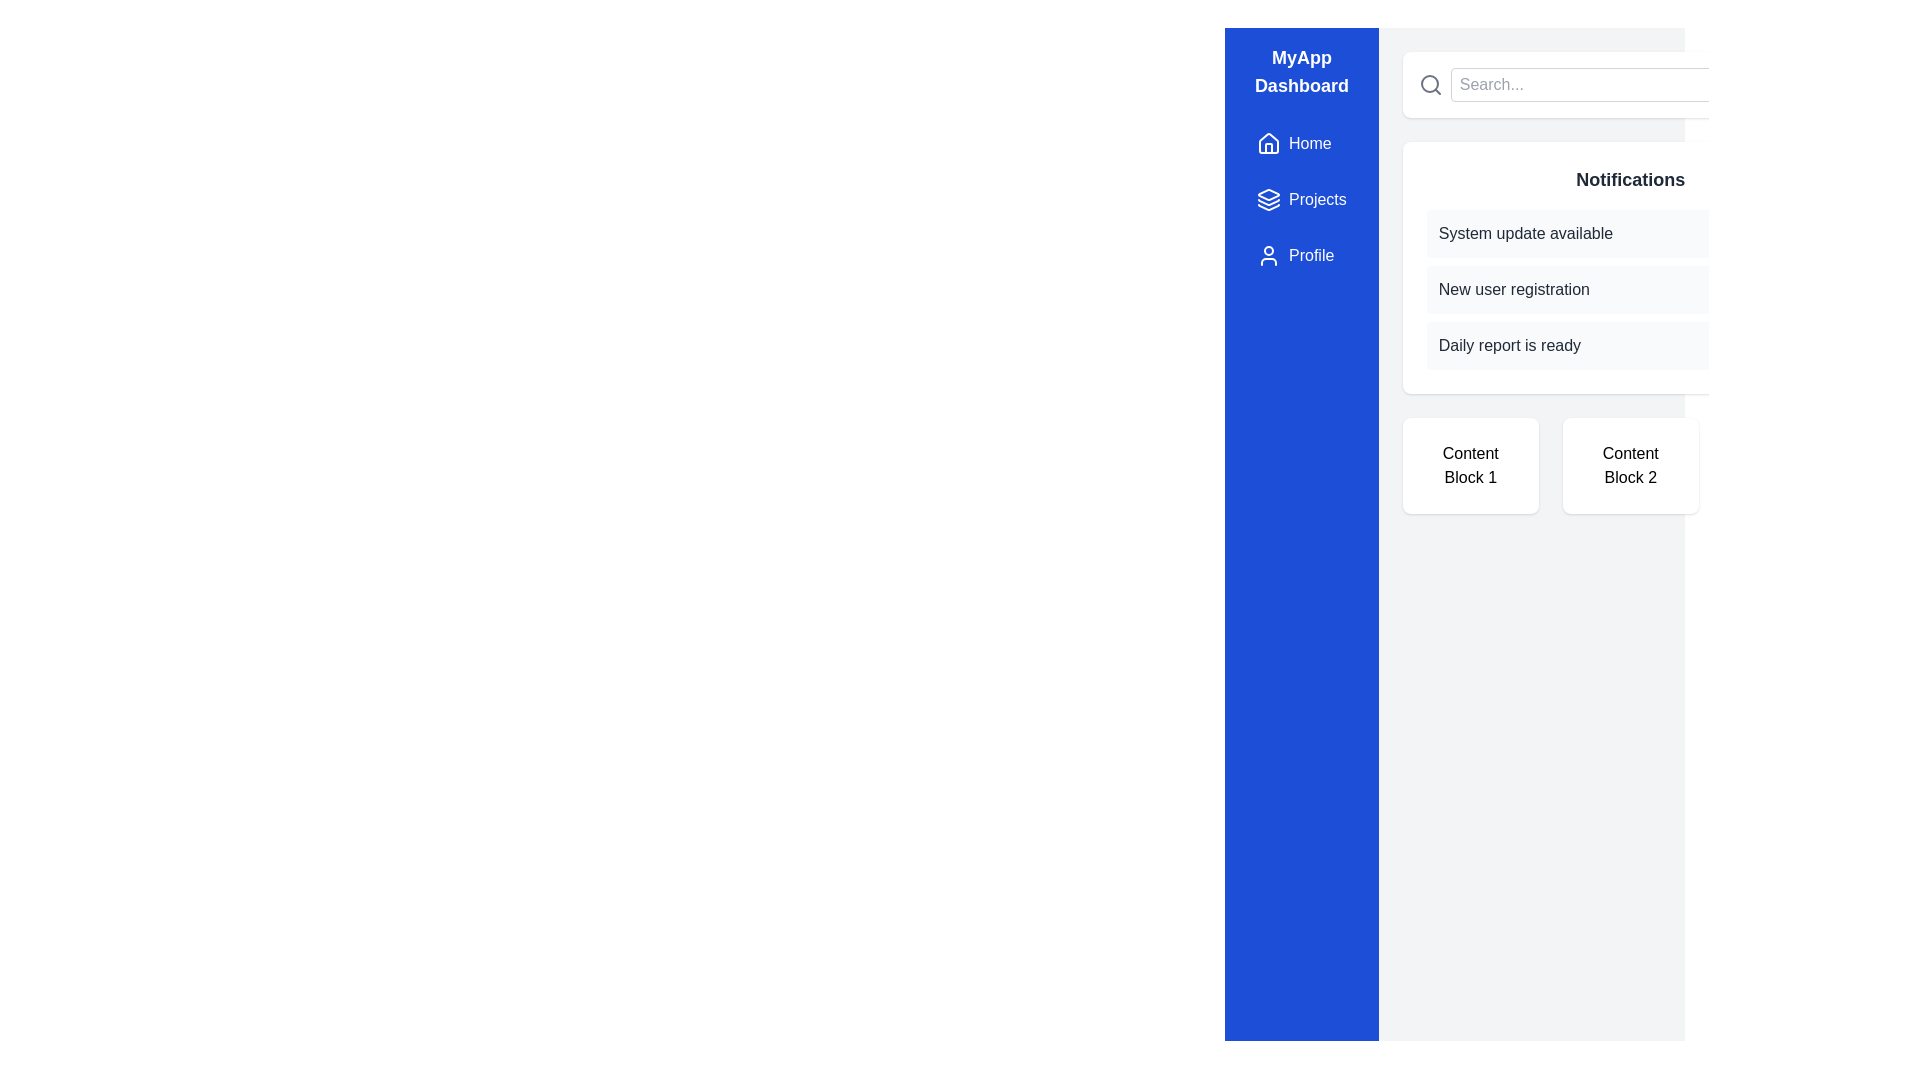  I want to click on the branding label located at the top of the blue sidebar, which serves as a title identifier for the application, so click(1301, 71).